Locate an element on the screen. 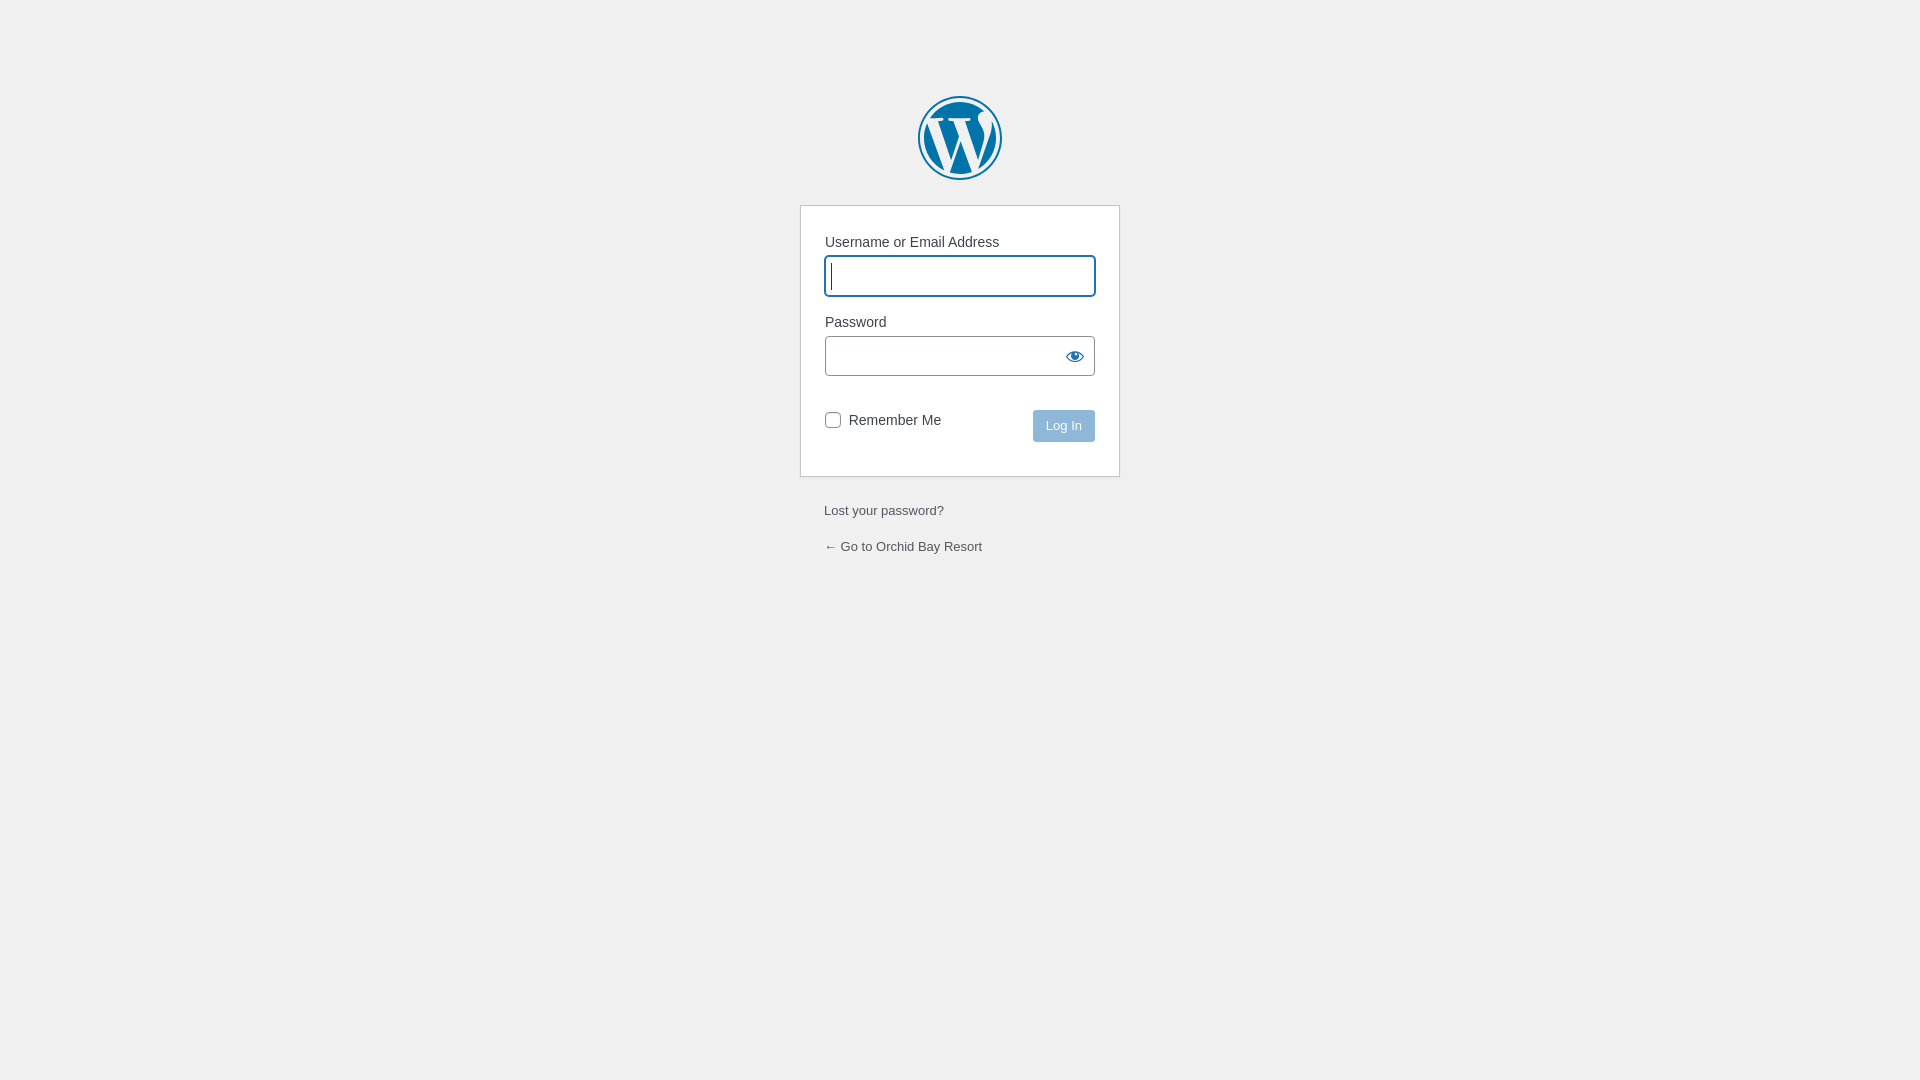 This screenshot has height=1080, width=1920. 'Lost your password?' is located at coordinates (882, 509).